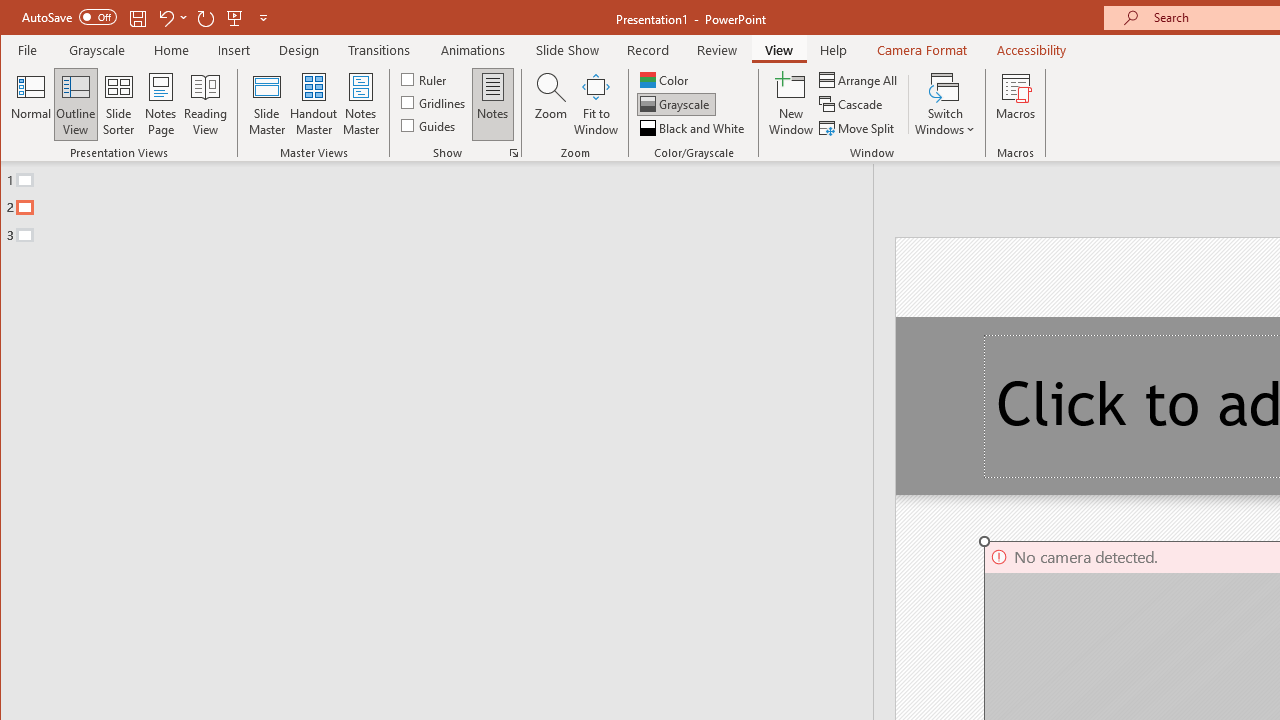  Describe the element at coordinates (429, 125) in the screenshot. I see `'Guides'` at that location.